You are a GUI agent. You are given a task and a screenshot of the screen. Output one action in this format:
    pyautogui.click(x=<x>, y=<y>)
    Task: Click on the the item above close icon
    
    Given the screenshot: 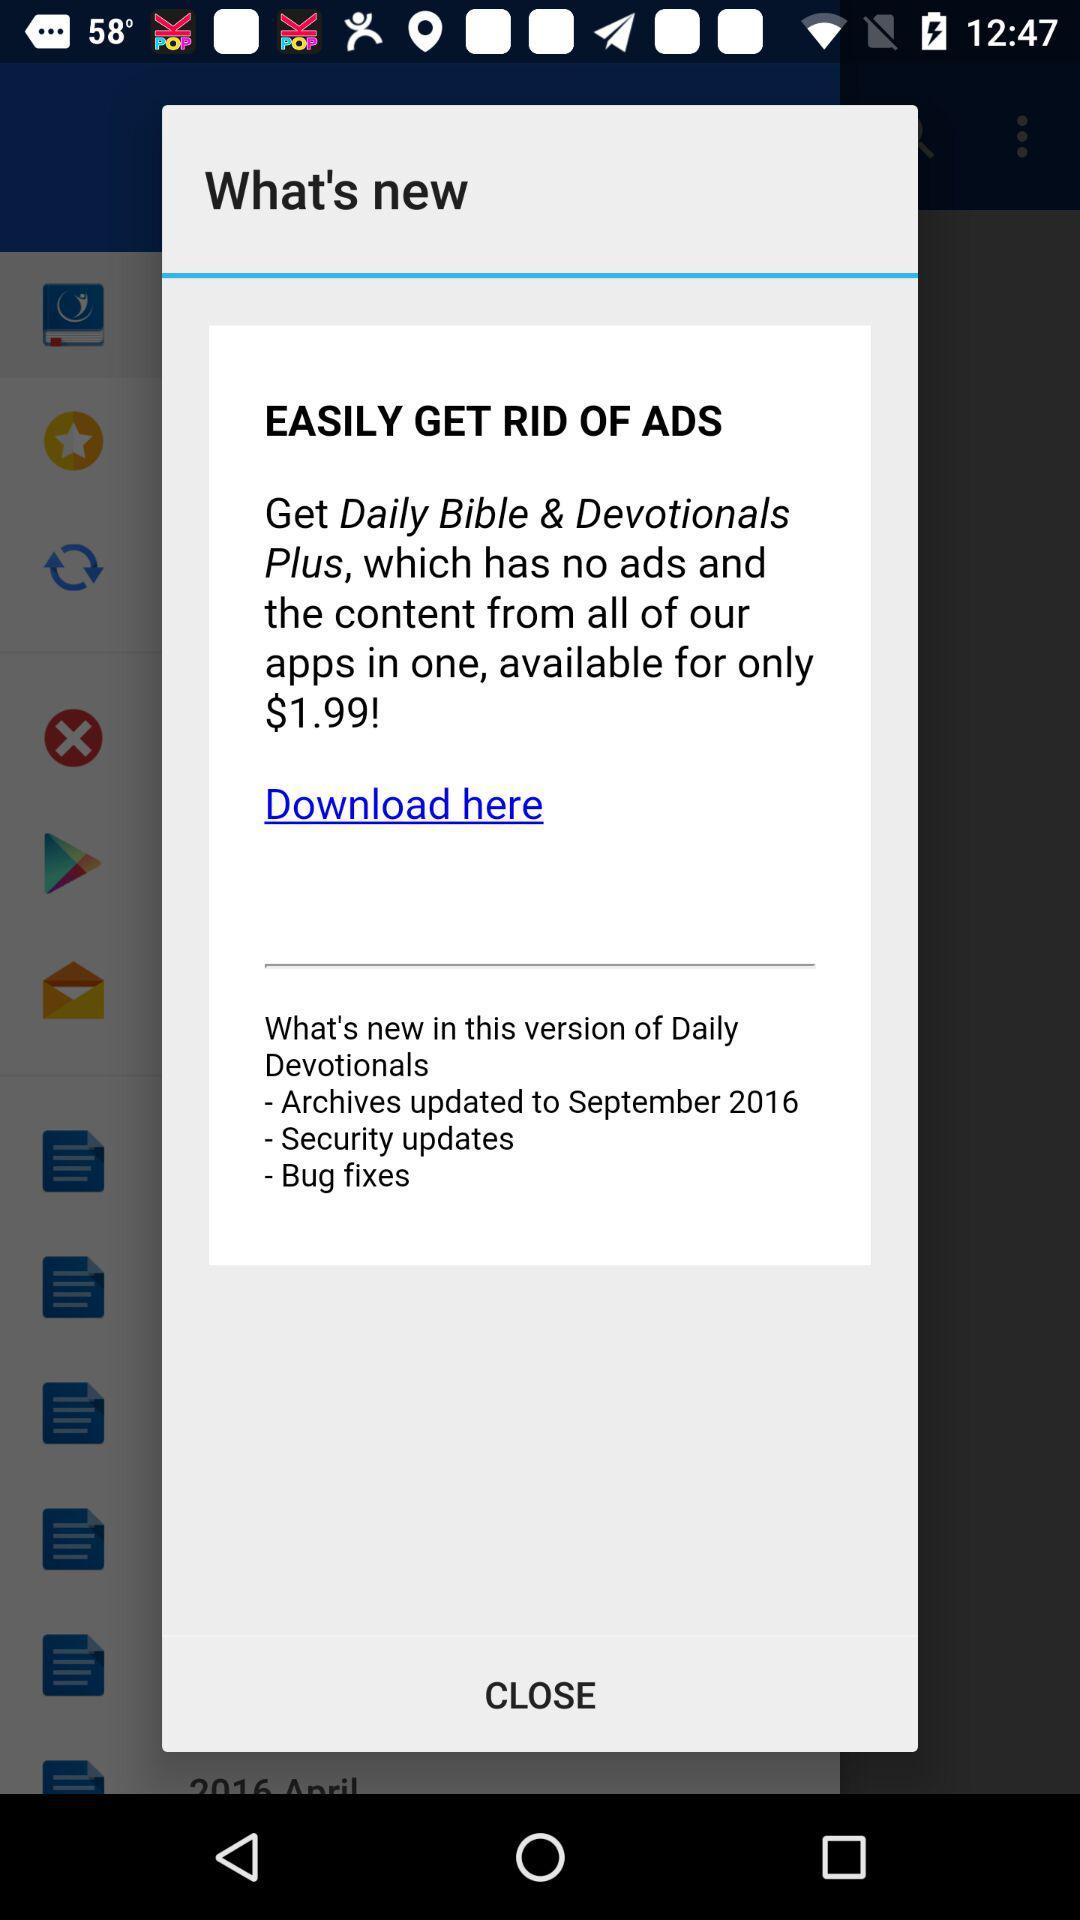 What is the action you would take?
    pyautogui.click(x=540, y=955)
    